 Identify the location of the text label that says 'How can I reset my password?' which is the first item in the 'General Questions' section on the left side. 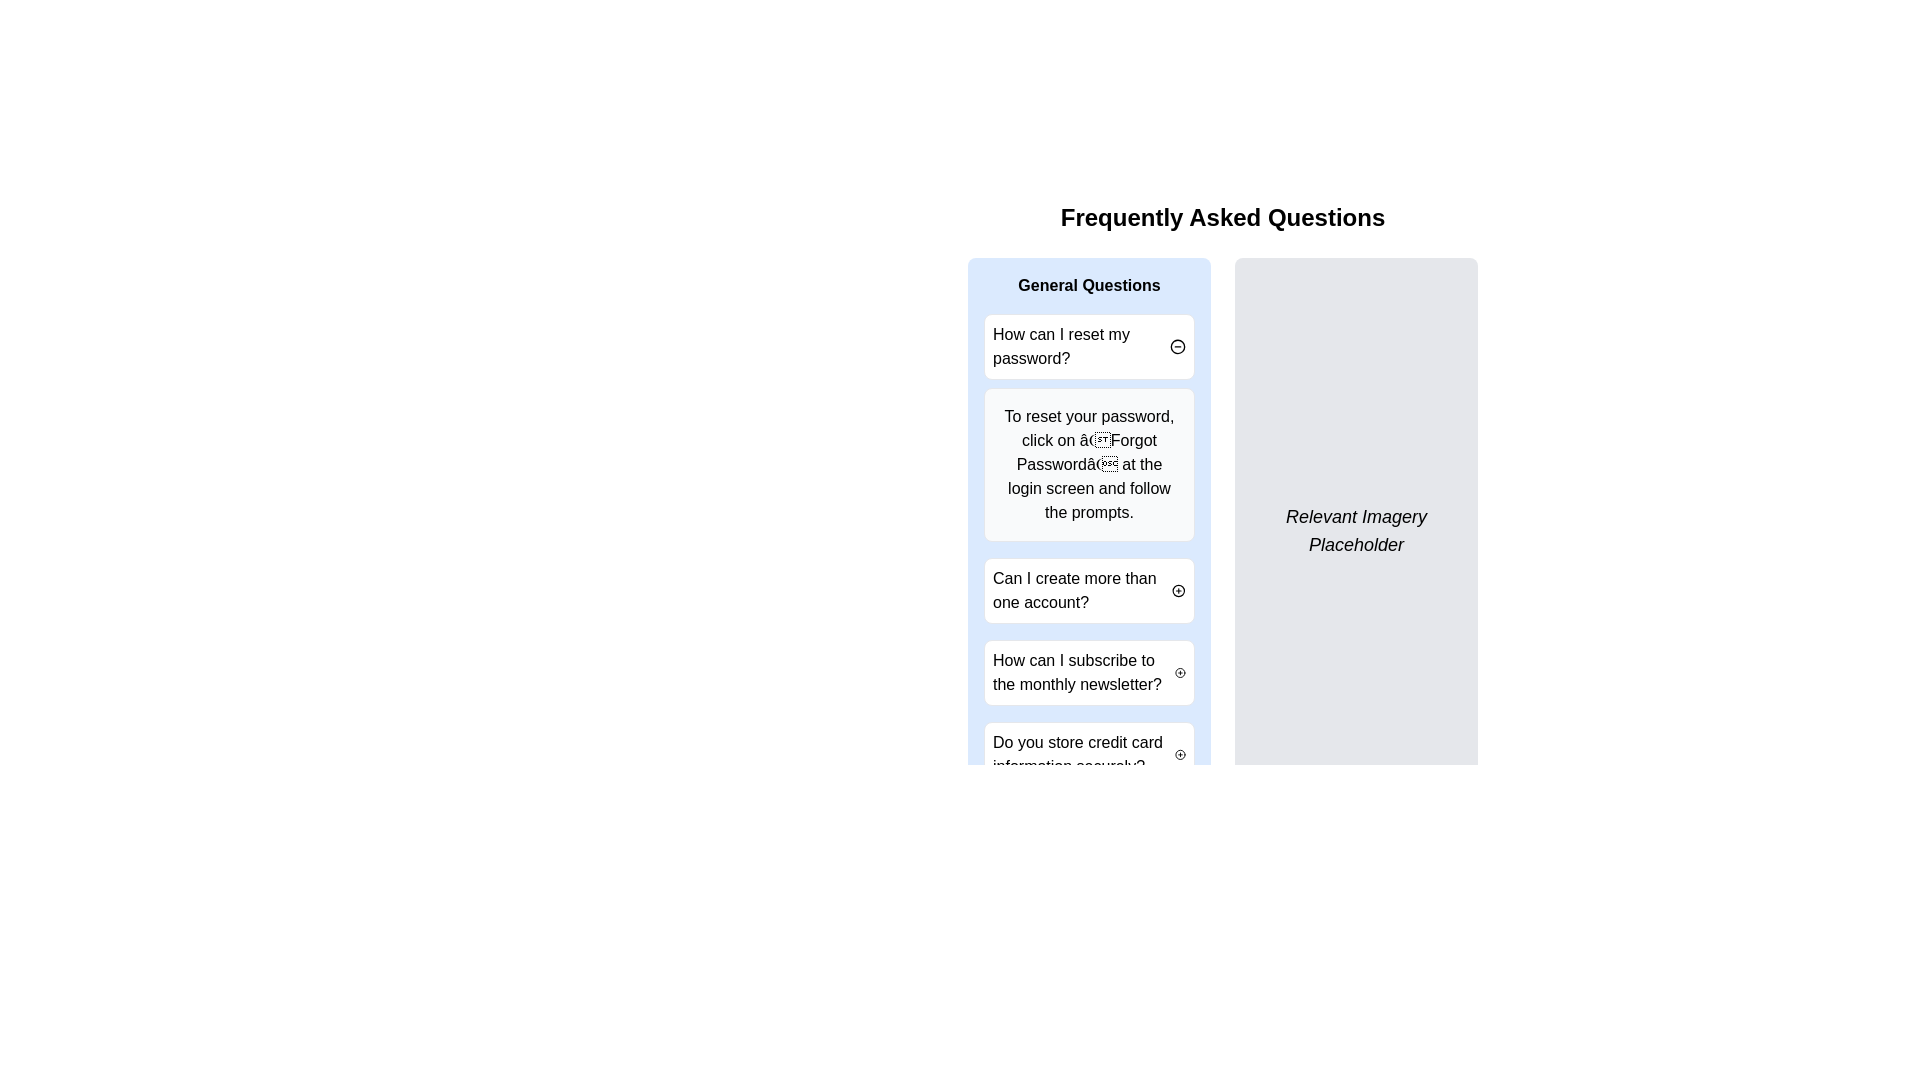
(1080, 346).